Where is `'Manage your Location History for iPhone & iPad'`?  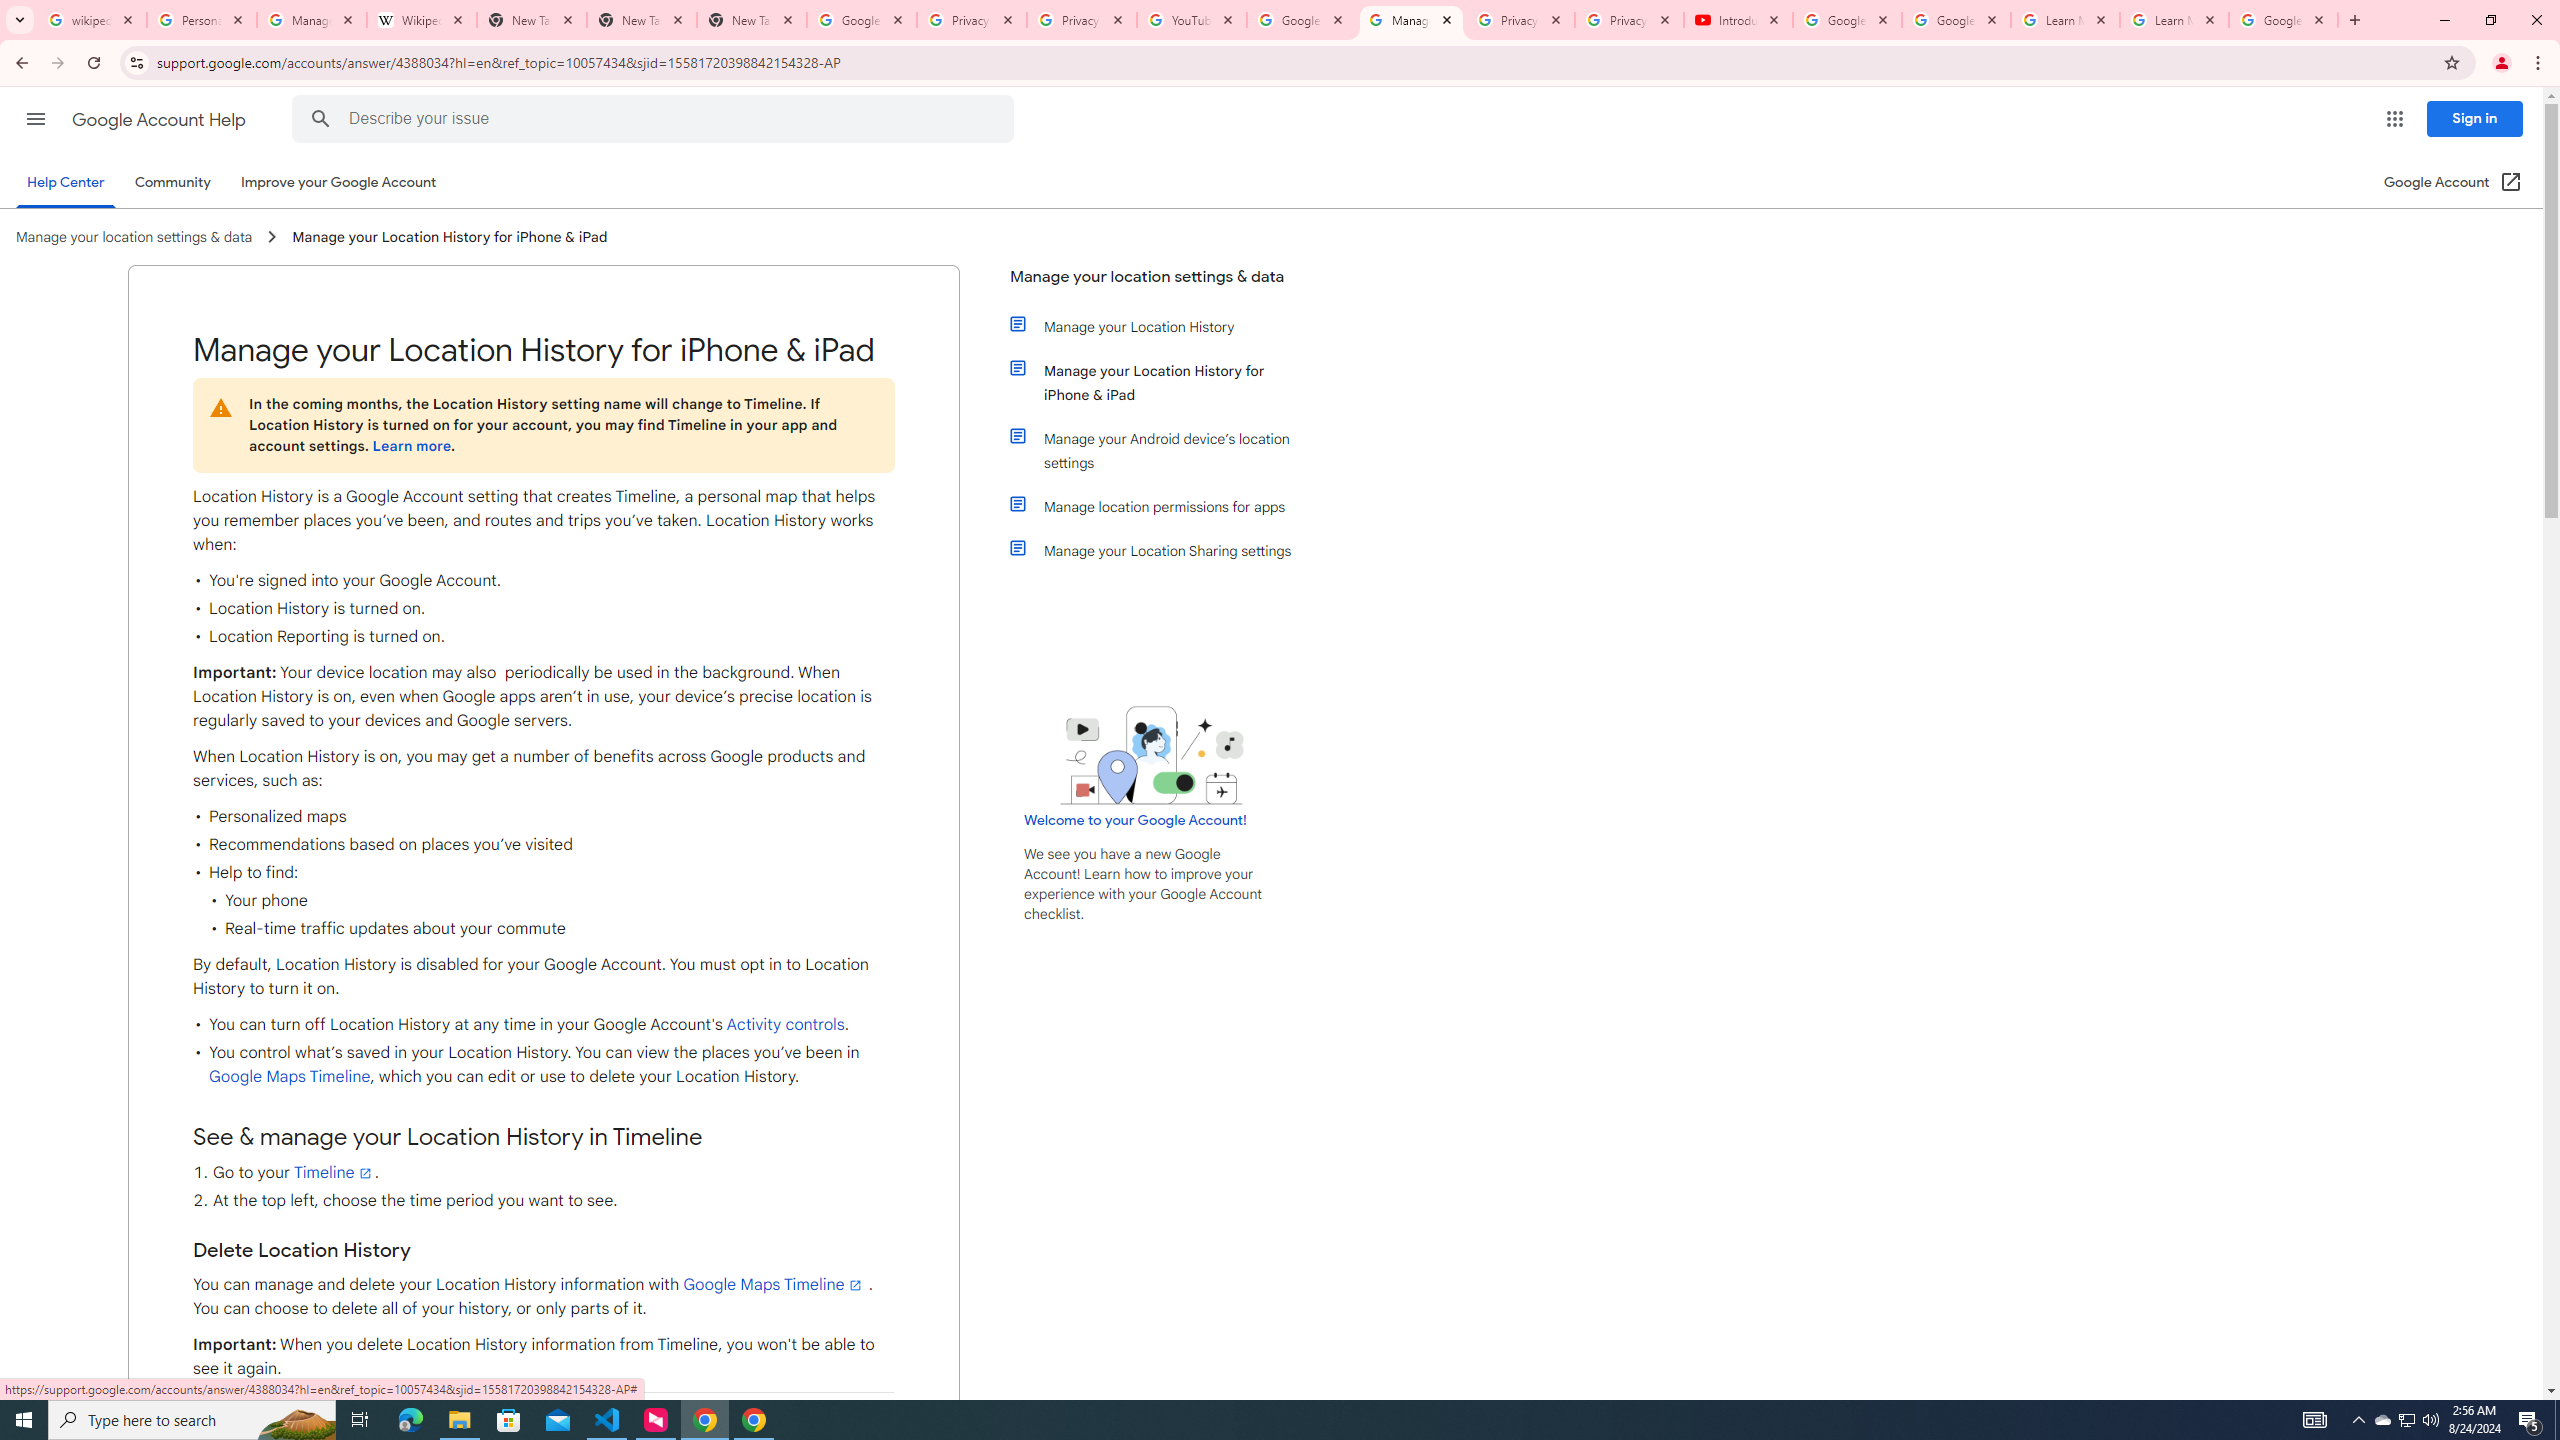 'Manage your Location History for iPhone & iPad' is located at coordinates (1162, 382).